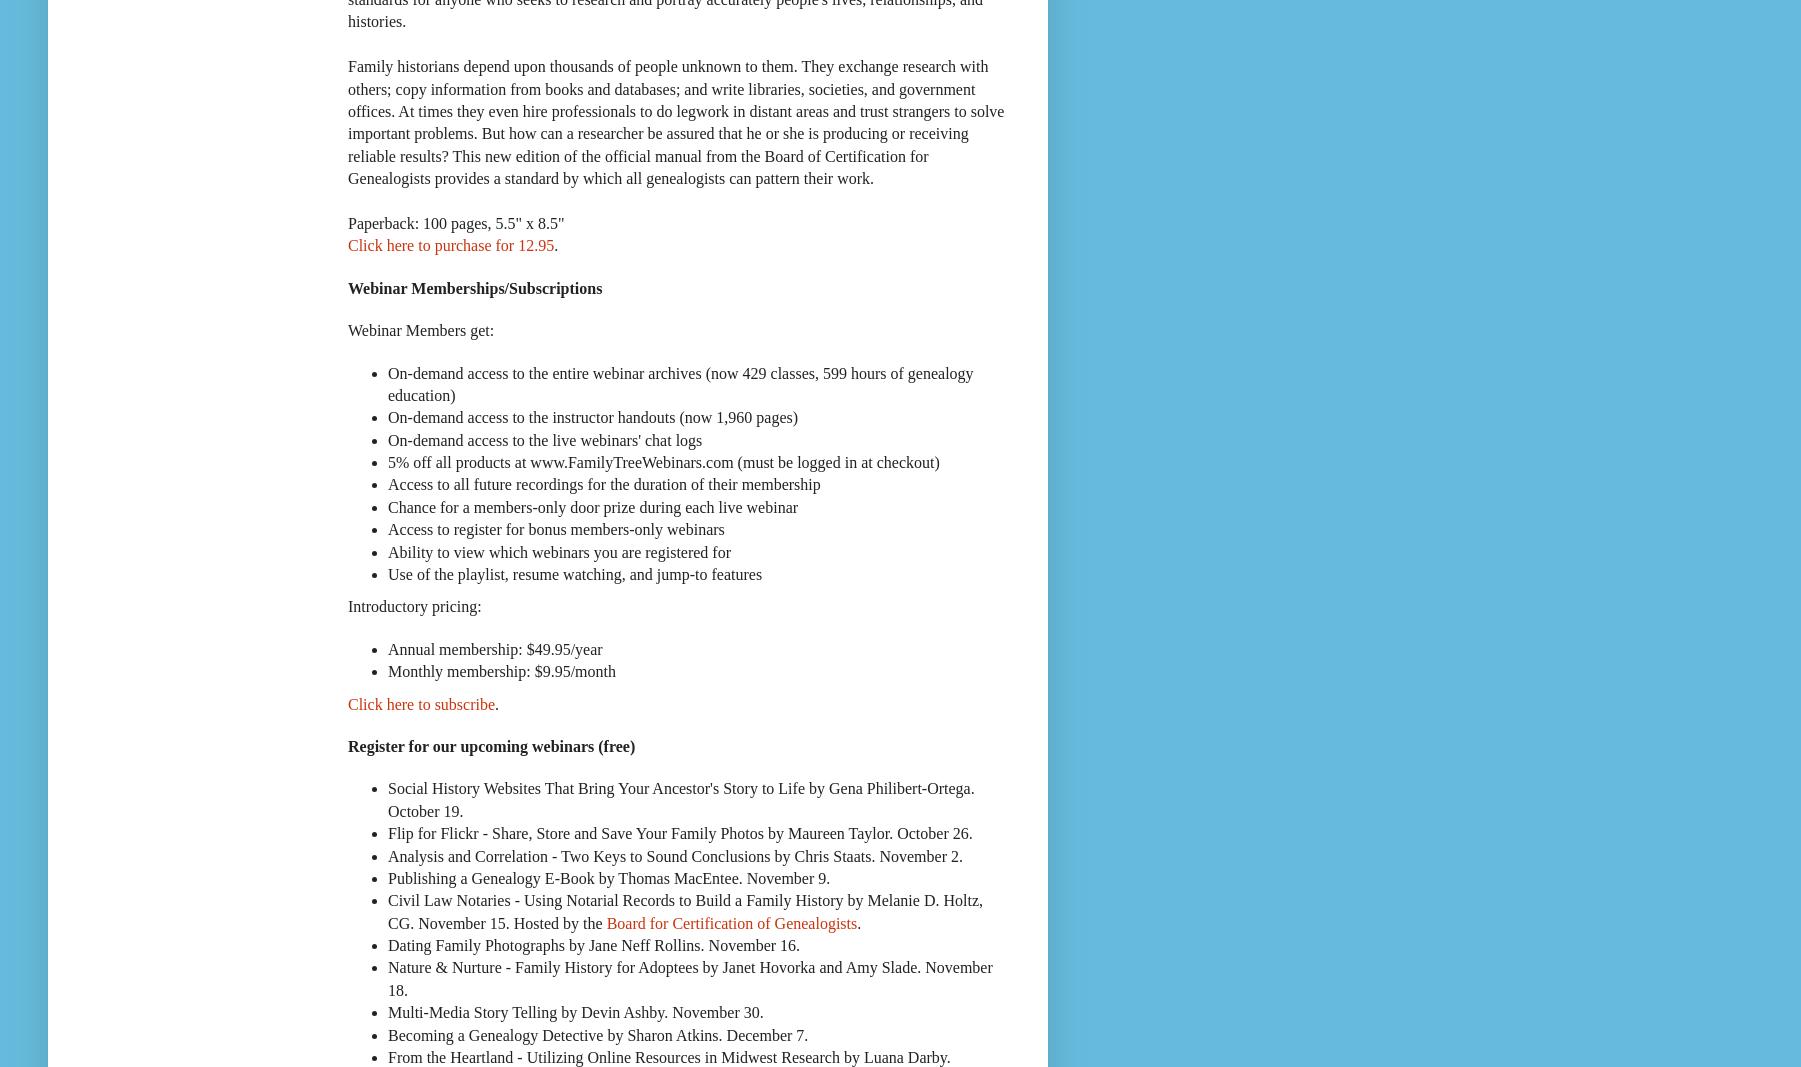 Image resolution: width=1801 pixels, height=1067 pixels. What do you see at coordinates (493, 648) in the screenshot?
I see `'Annual membership: $49.95/year'` at bounding box center [493, 648].